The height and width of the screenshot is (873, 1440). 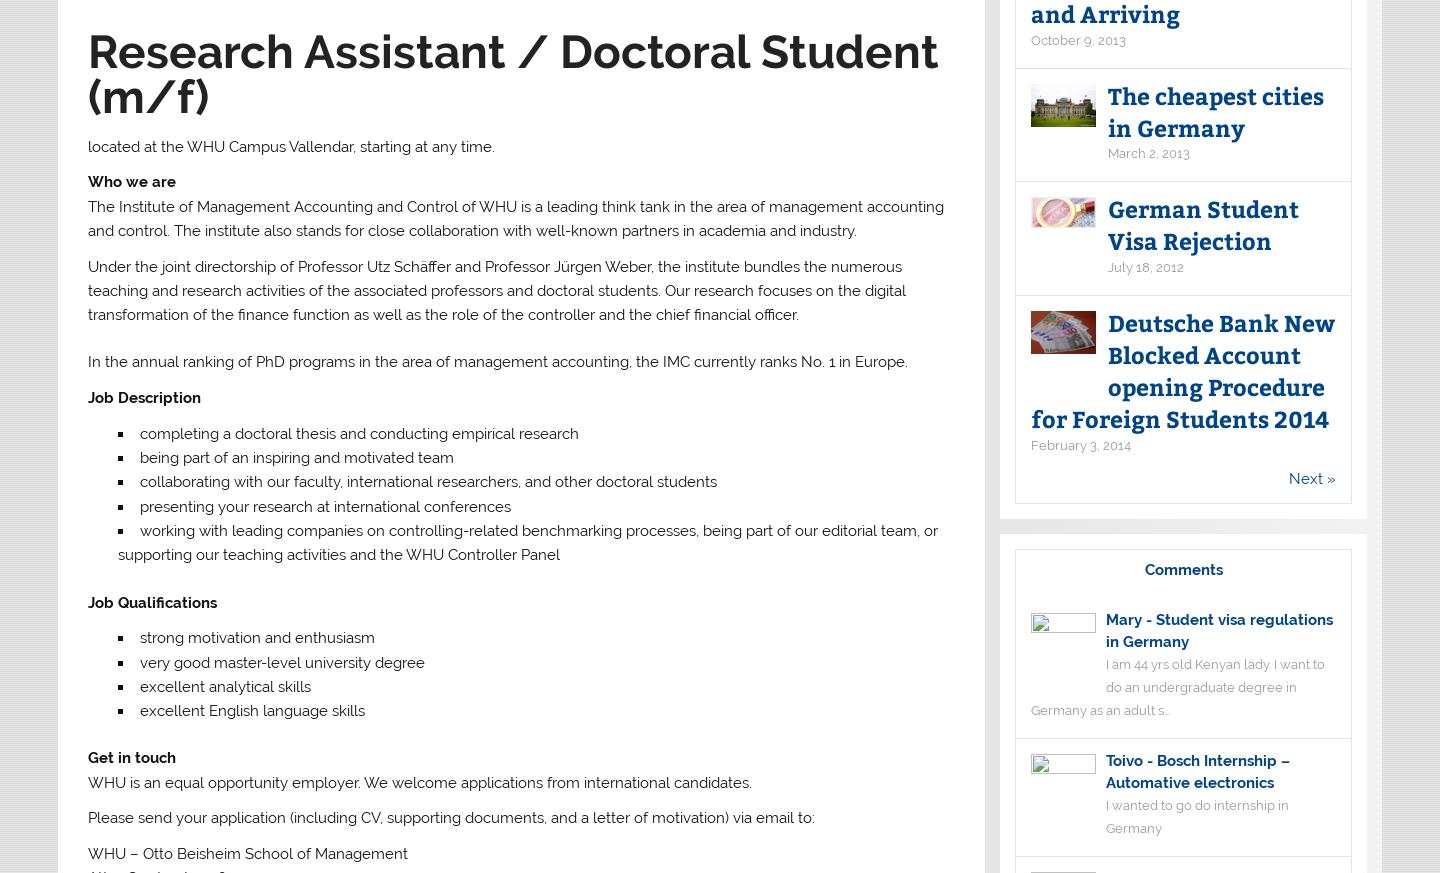 What do you see at coordinates (280, 661) in the screenshot?
I see `'very good master-level university degree'` at bounding box center [280, 661].